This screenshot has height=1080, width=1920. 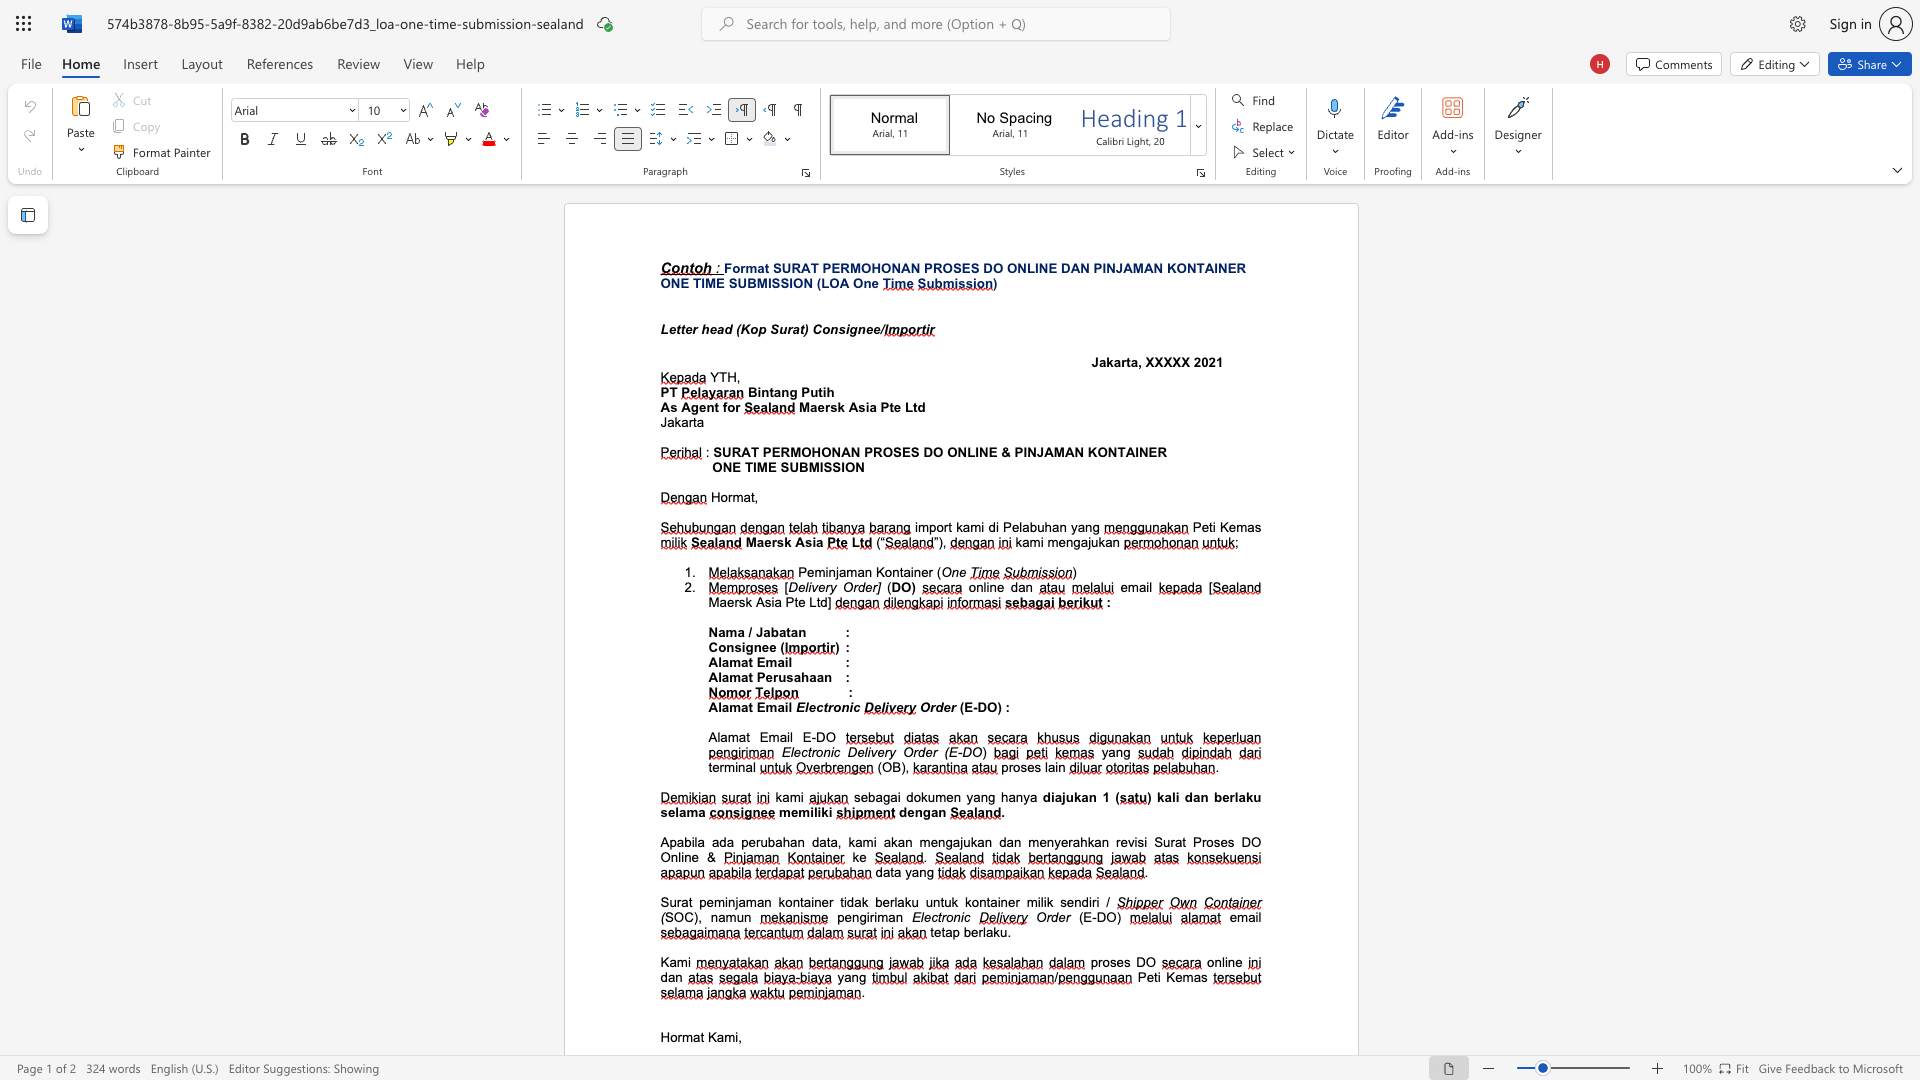 I want to click on the space between the continuous character "S" and "O" in the text, so click(x=674, y=917).